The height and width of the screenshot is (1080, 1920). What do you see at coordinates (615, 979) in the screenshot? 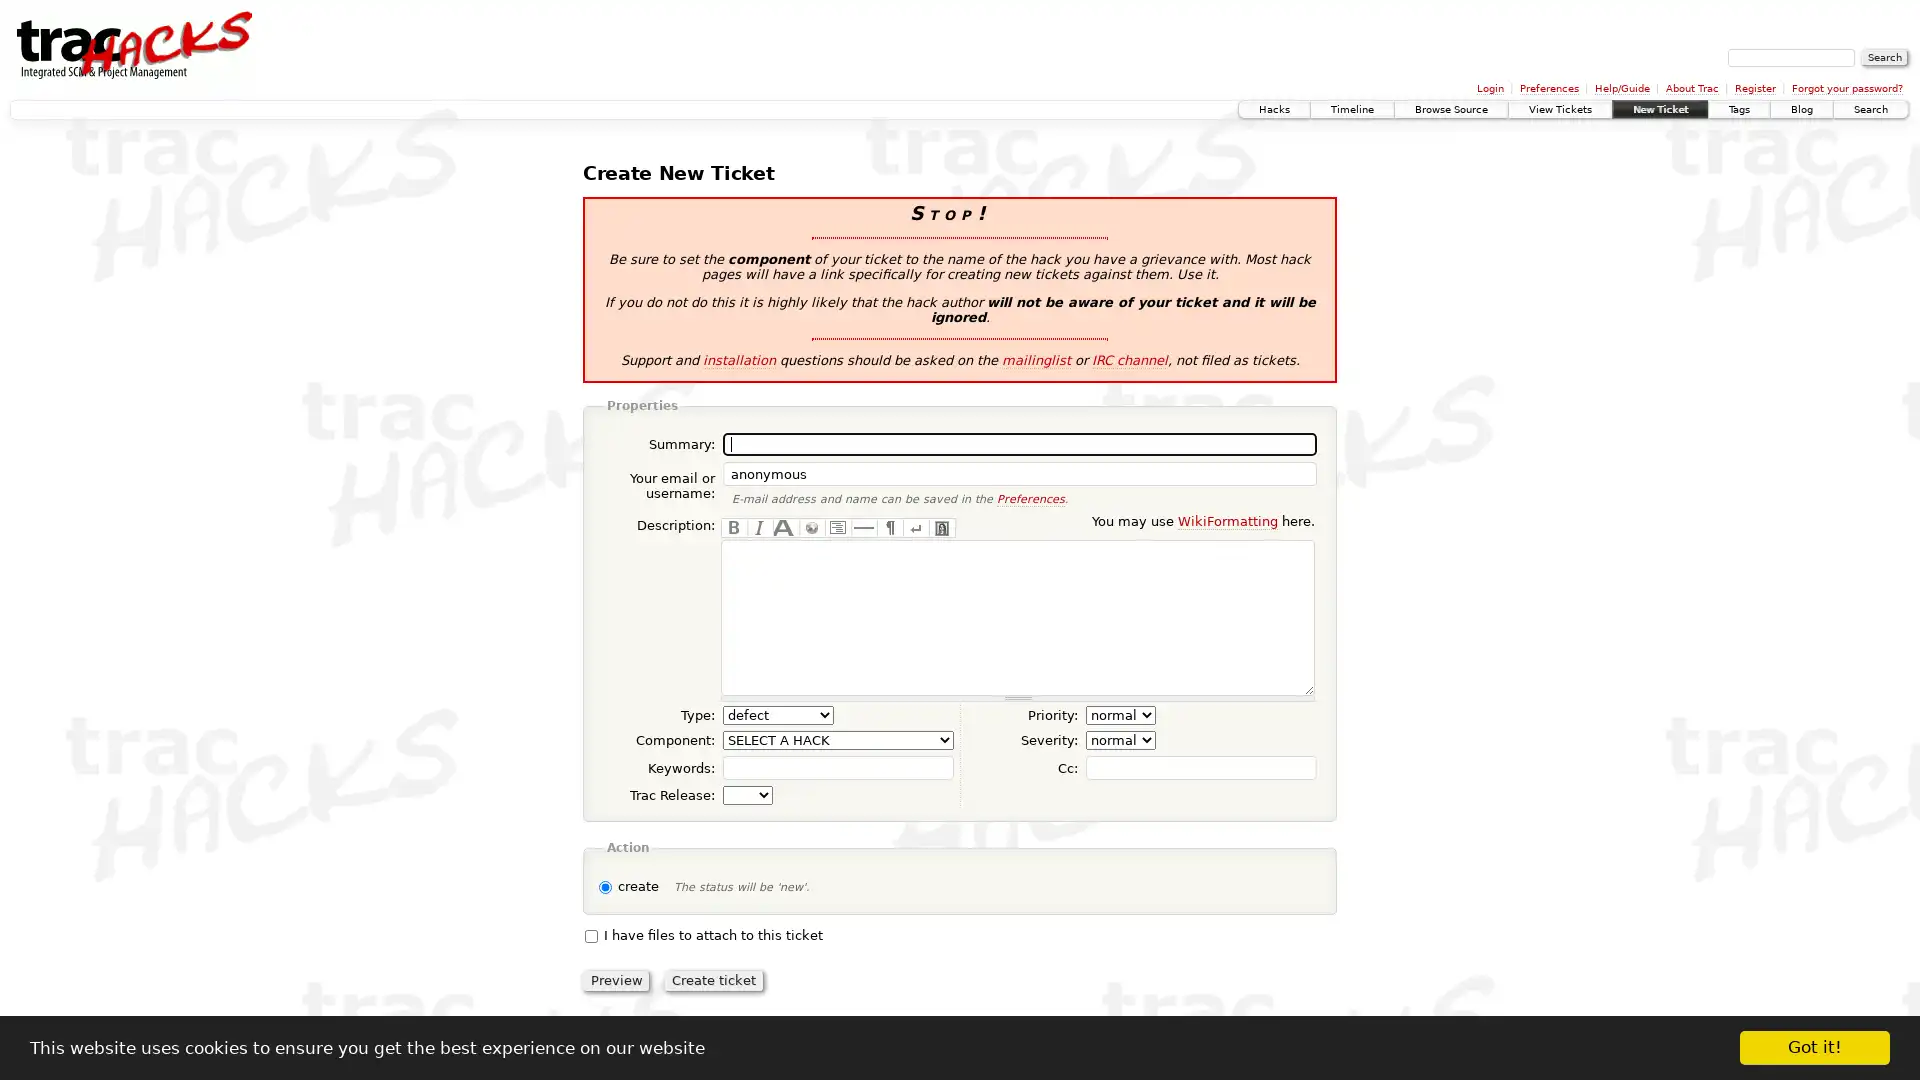
I see `Preview` at bounding box center [615, 979].